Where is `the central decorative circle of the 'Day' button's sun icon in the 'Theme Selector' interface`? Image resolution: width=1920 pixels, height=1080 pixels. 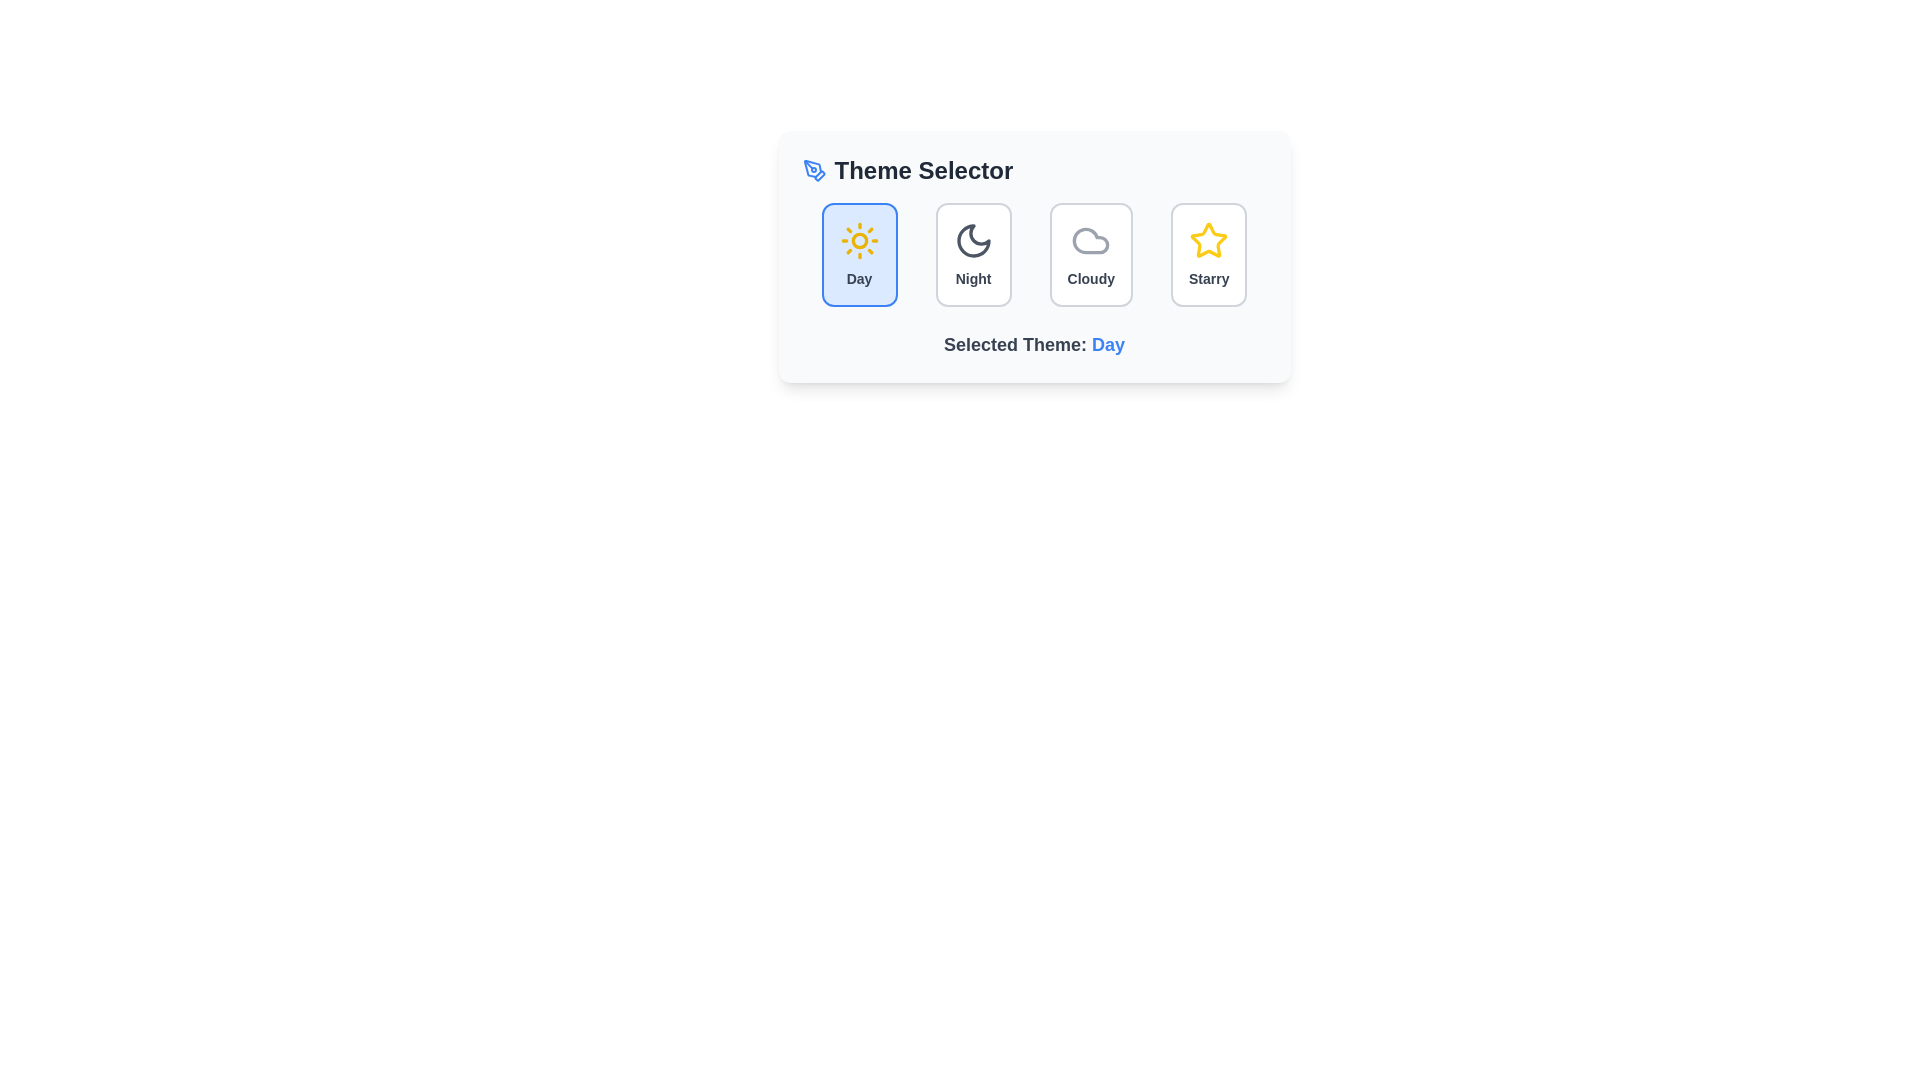 the central decorative circle of the 'Day' button's sun icon in the 'Theme Selector' interface is located at coordinates (859, 239).